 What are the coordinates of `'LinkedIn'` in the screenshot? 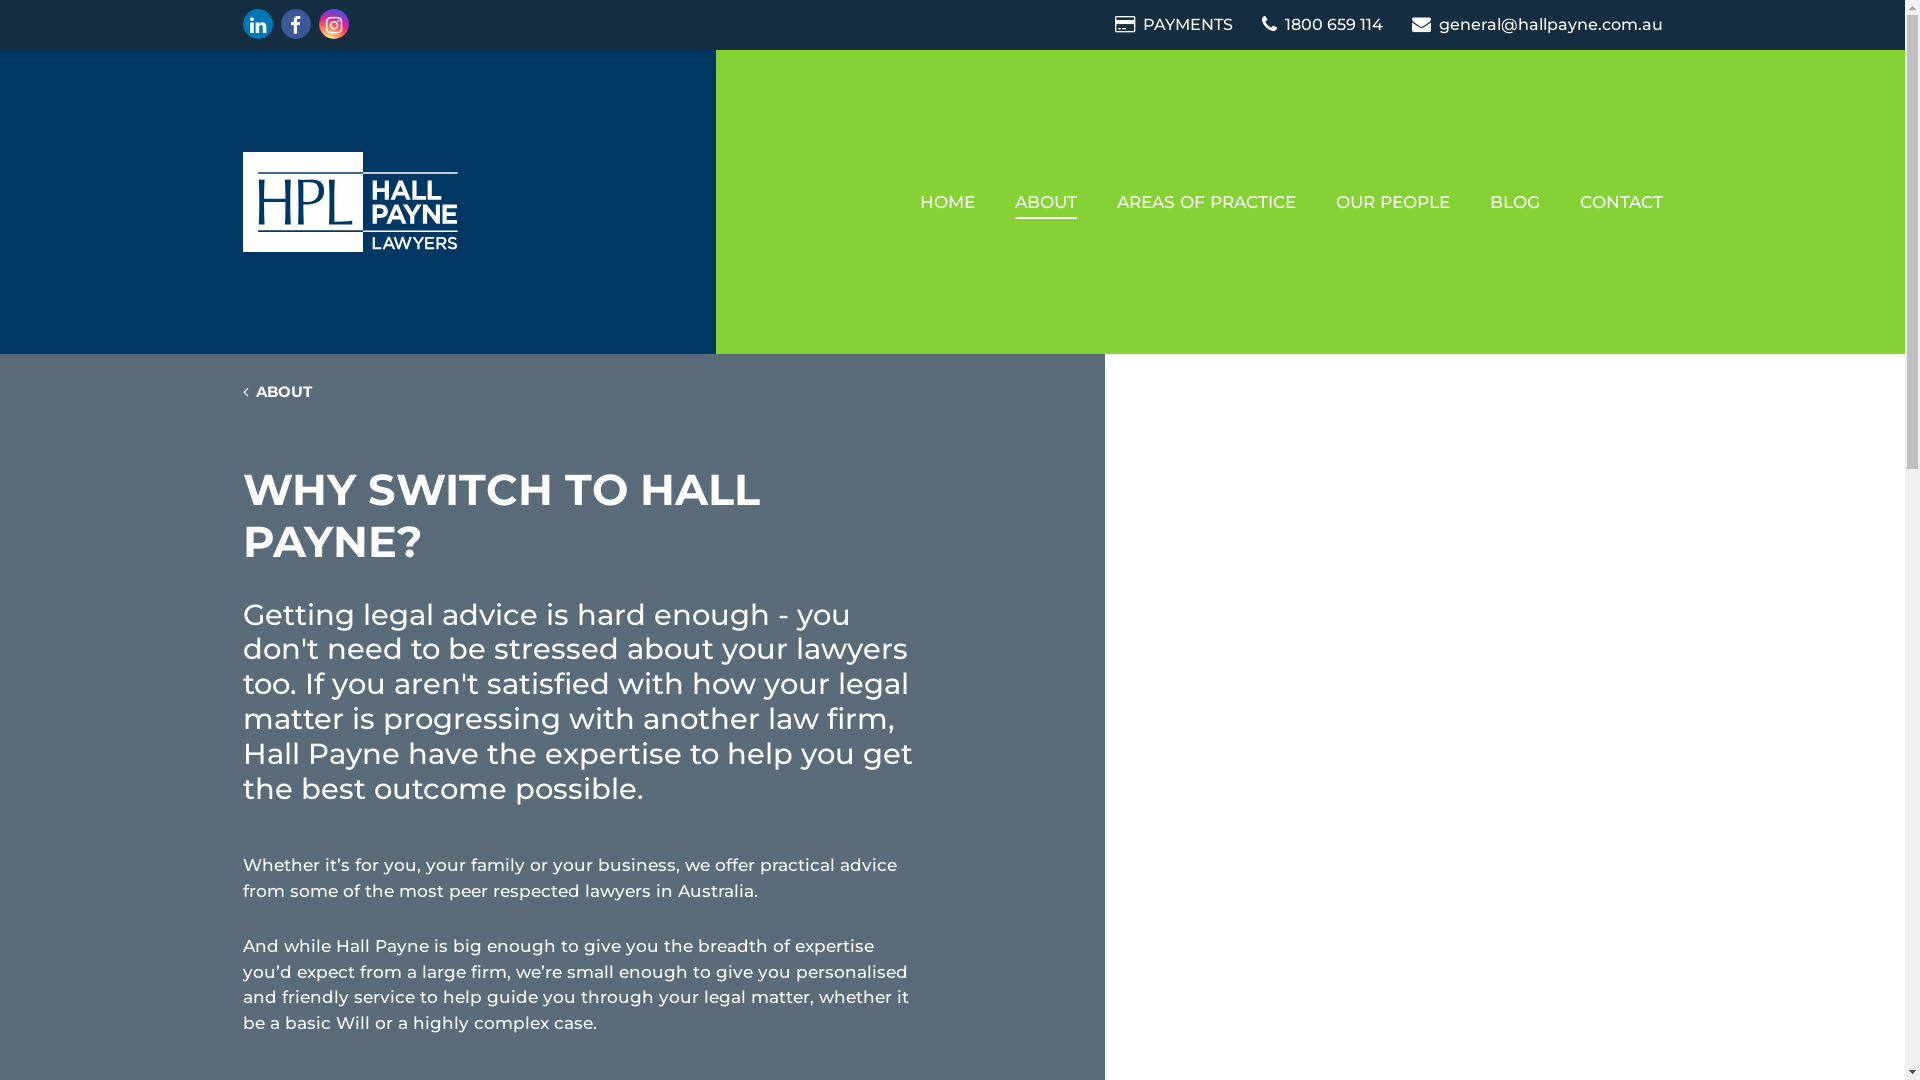 It's located at (240, 23).